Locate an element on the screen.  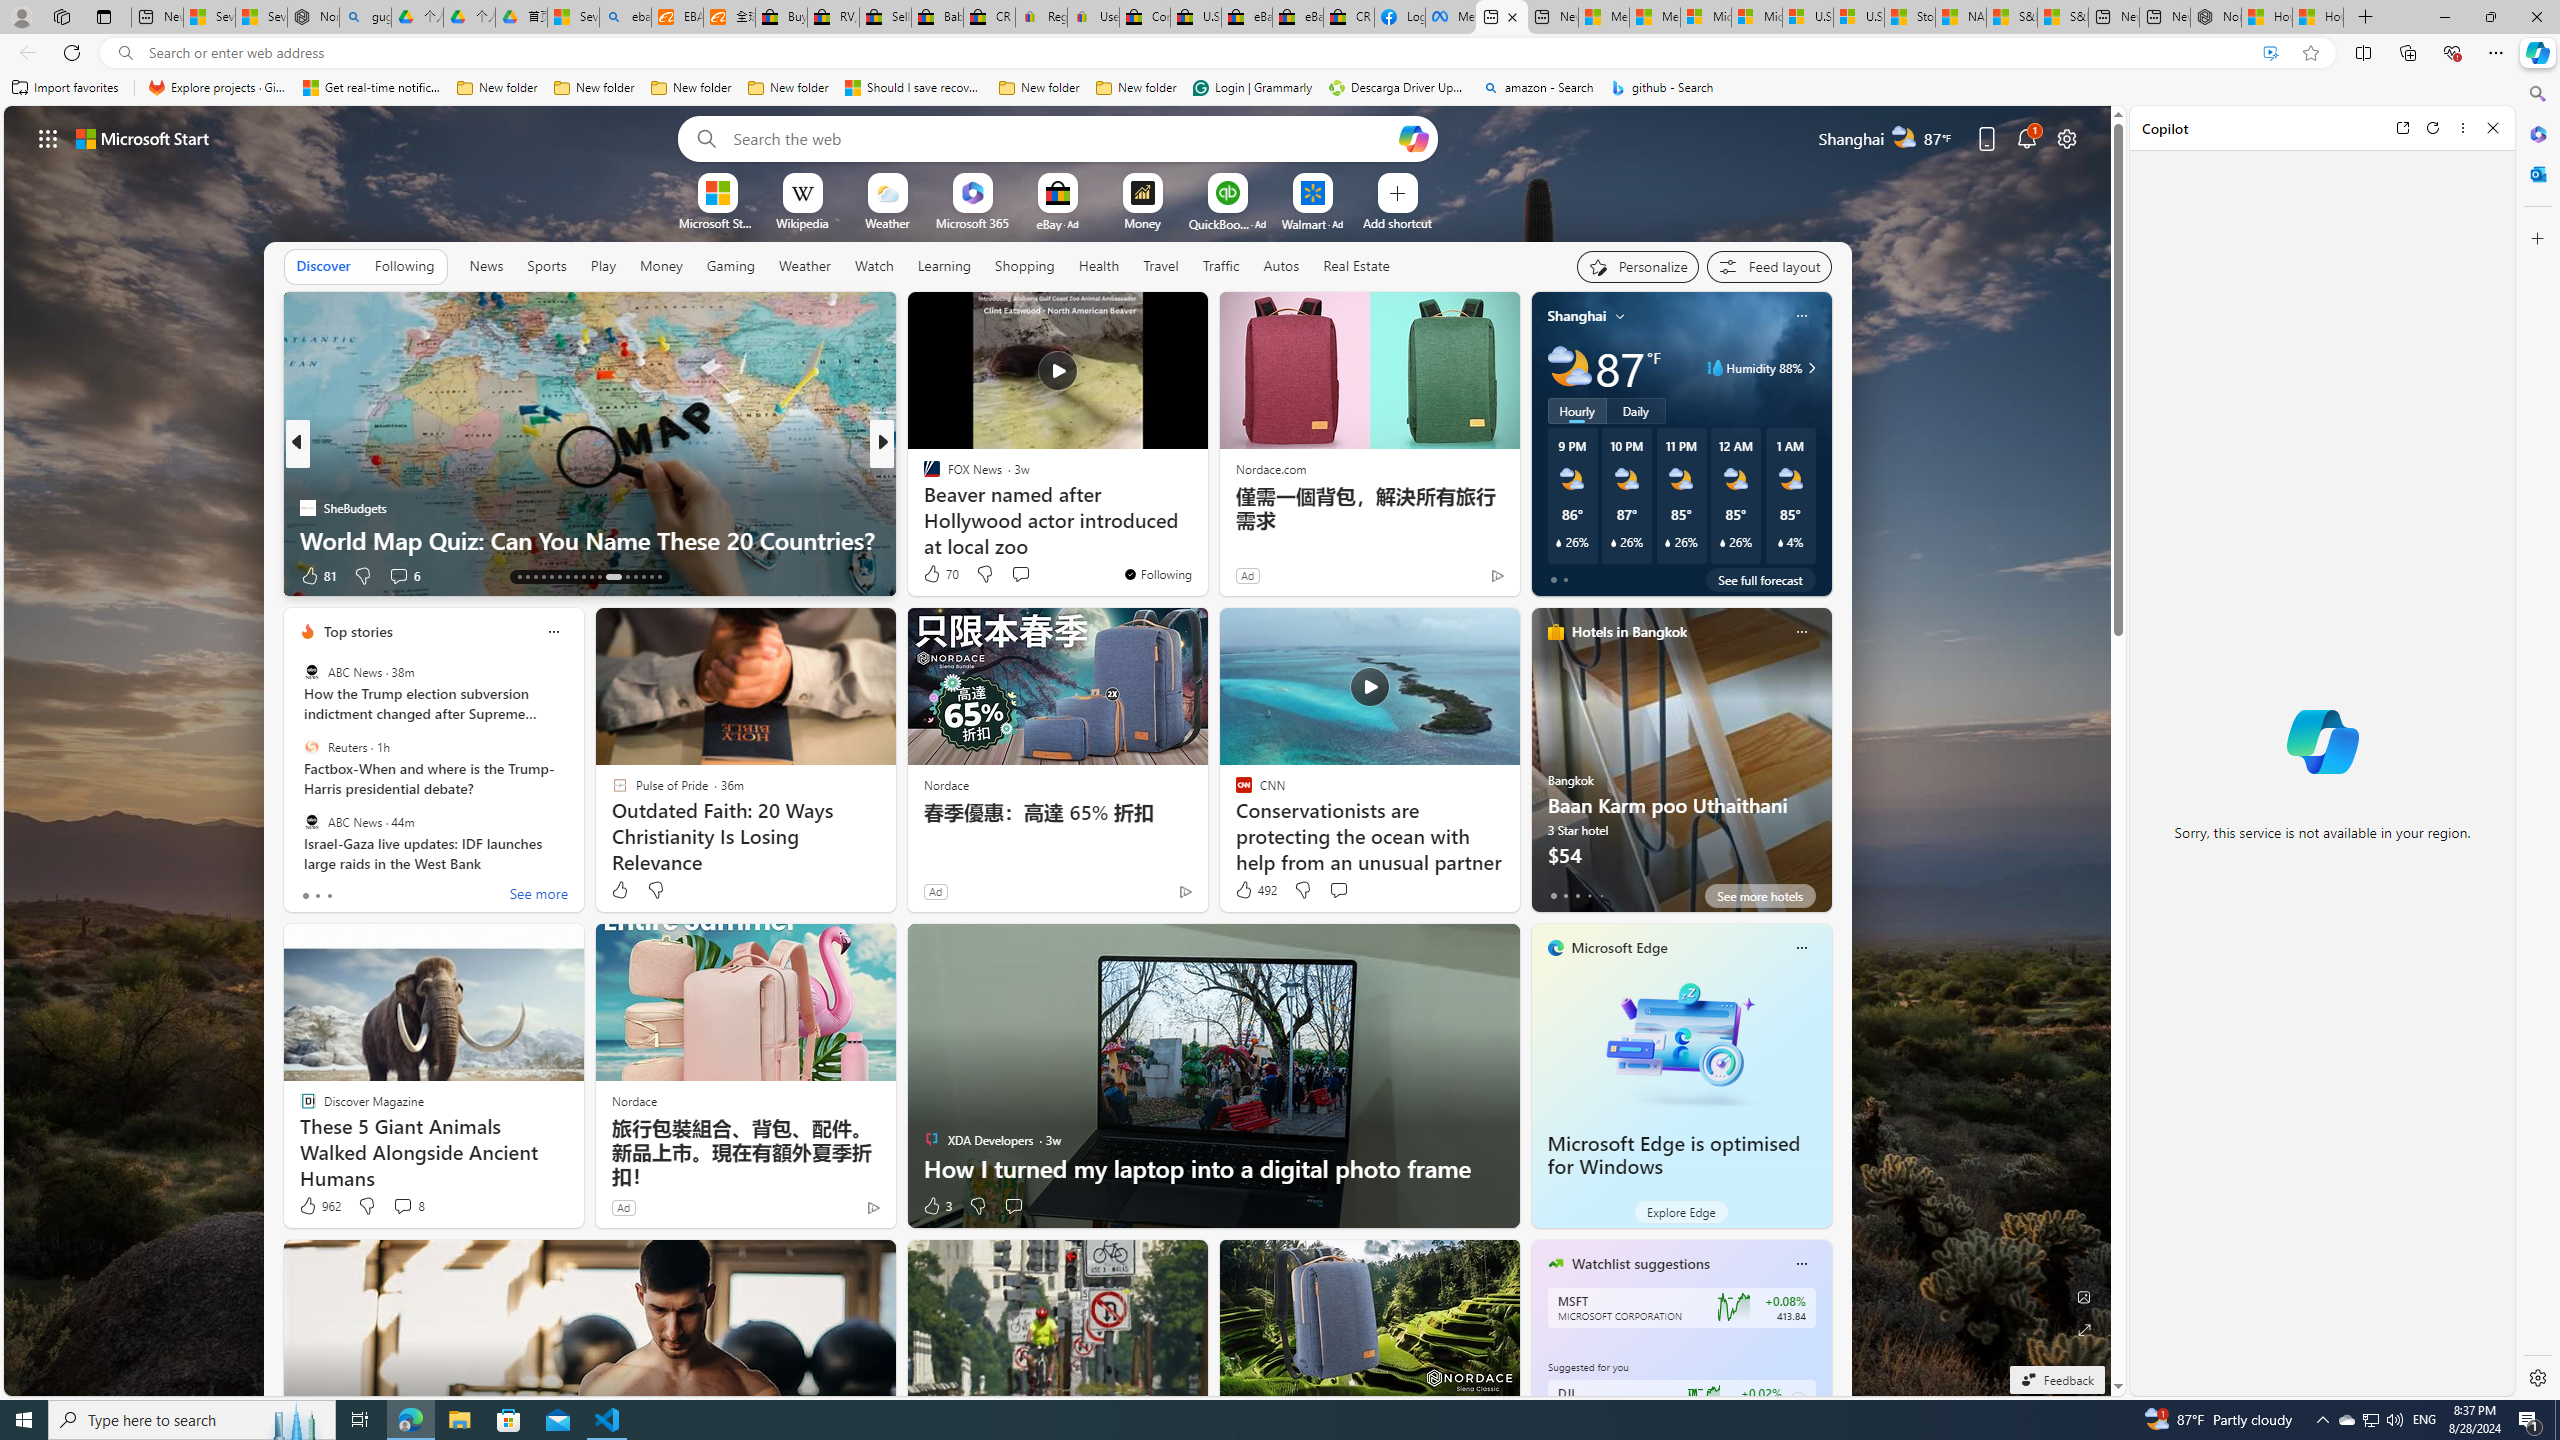
'Humidity 88%' is located at coordinates (1807, 367).